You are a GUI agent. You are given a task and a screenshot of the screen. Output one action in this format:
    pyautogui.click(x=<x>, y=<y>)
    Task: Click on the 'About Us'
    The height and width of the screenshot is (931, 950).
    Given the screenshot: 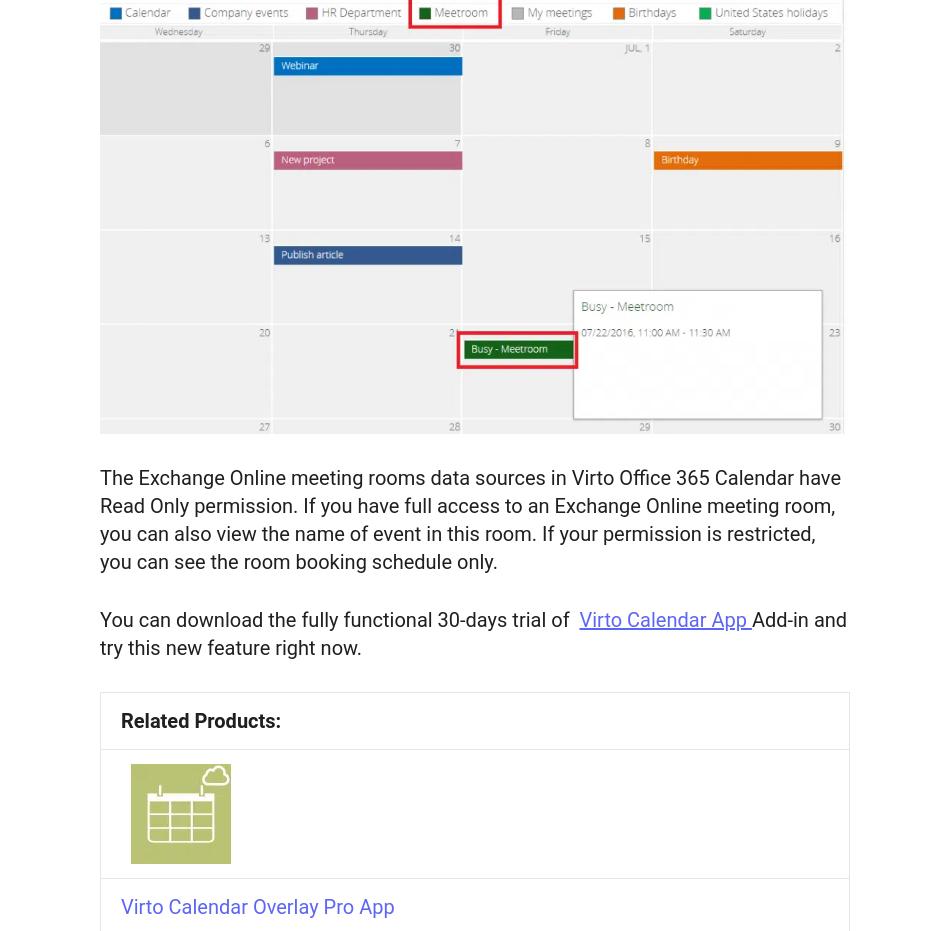 What is the action you would take?
    pyautogui.click(x=79, y=286)
    